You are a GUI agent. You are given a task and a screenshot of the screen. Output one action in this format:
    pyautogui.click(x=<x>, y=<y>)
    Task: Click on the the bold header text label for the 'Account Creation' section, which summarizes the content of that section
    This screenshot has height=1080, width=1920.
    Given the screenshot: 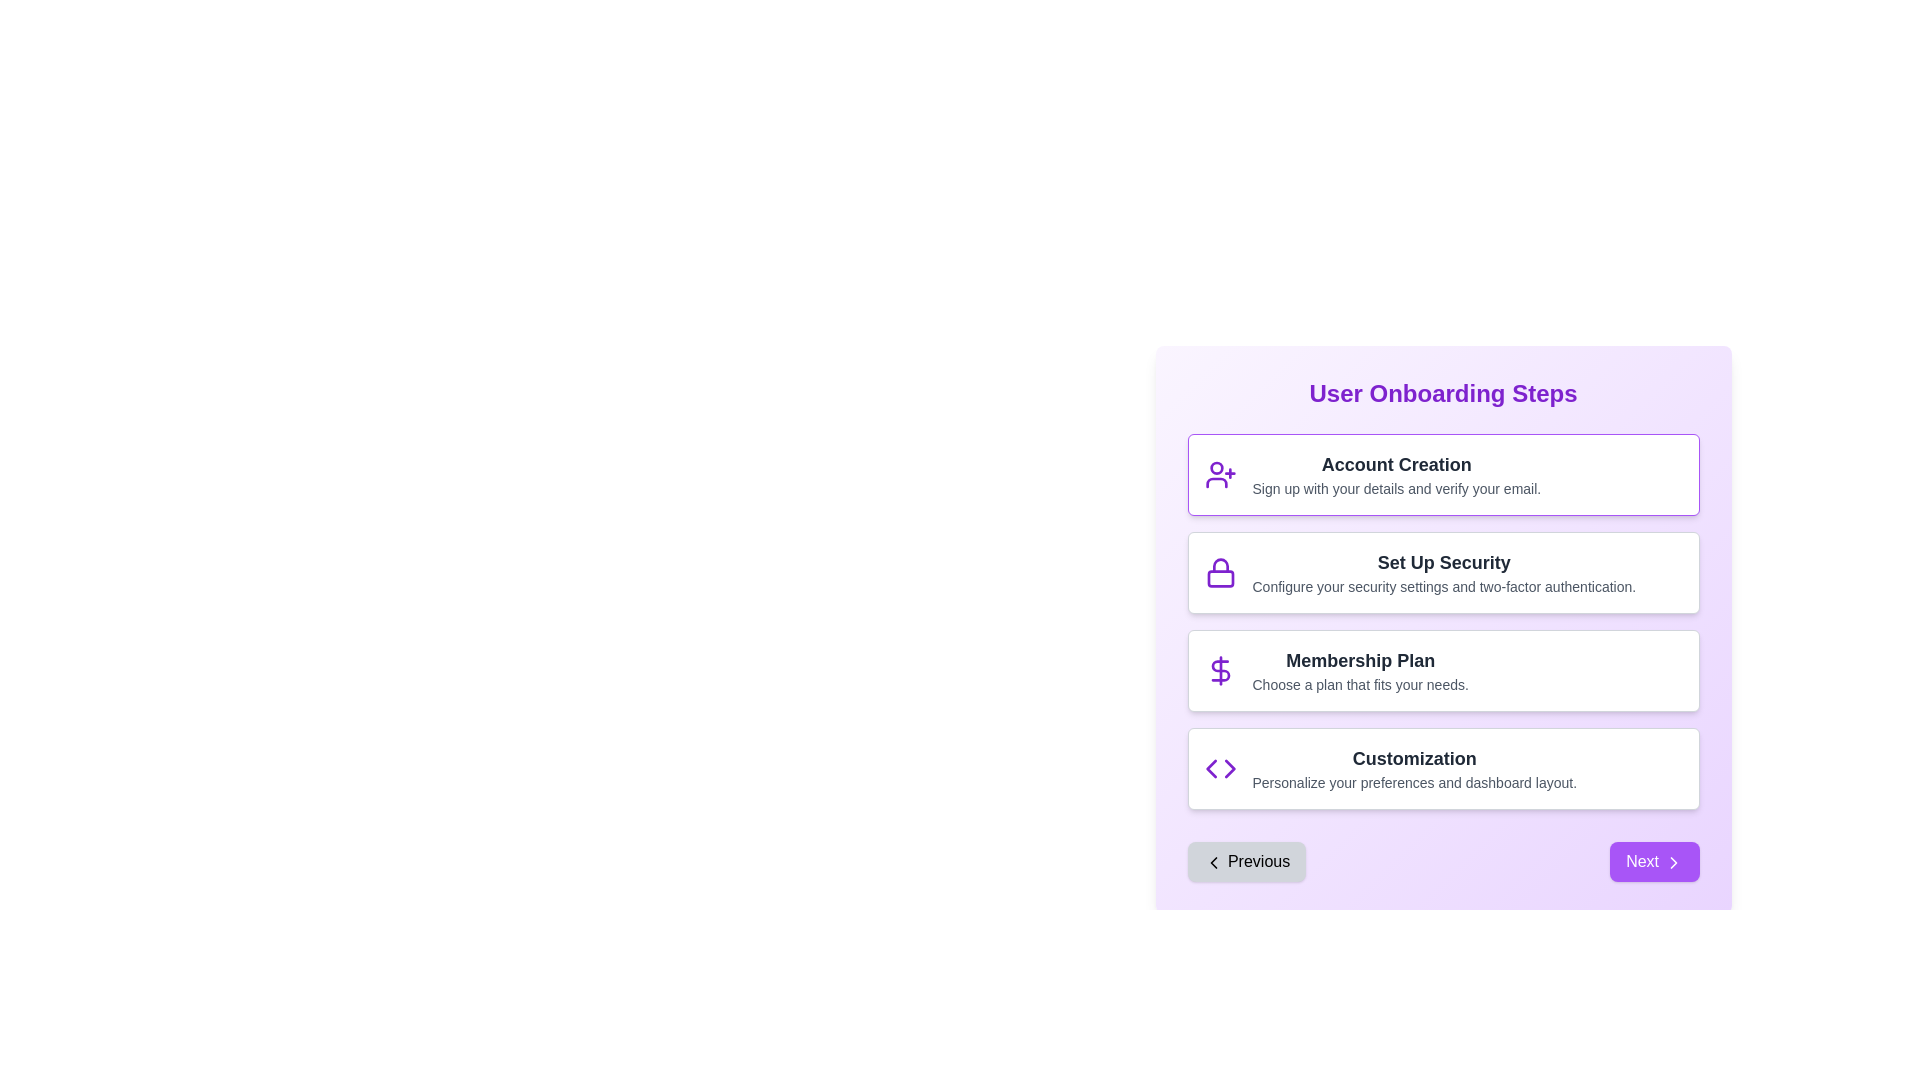 What is the action you would take?
    pyautogui.click(x=1395, y=465)
    